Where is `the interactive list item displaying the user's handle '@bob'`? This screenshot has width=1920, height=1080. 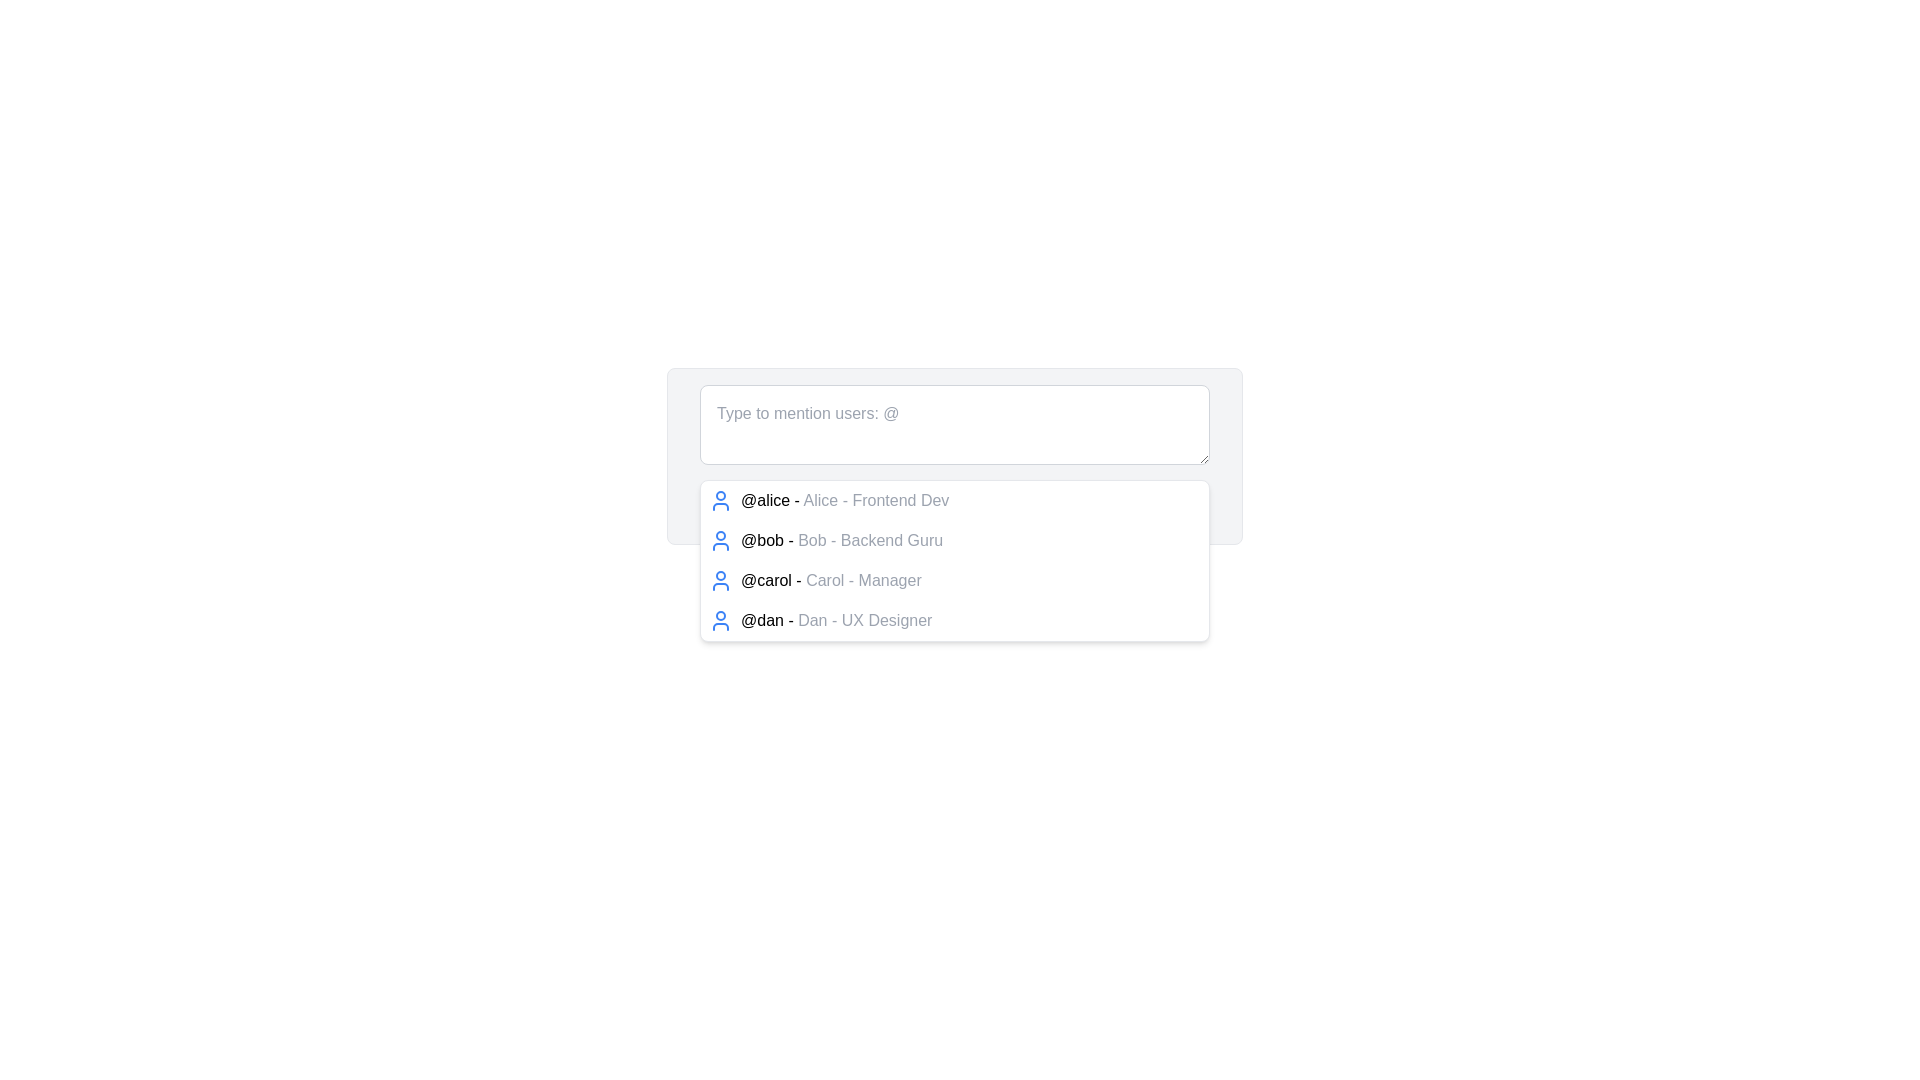
the interactive list item displaying the user's handle '@bob' is located at coordinates (954, 540).